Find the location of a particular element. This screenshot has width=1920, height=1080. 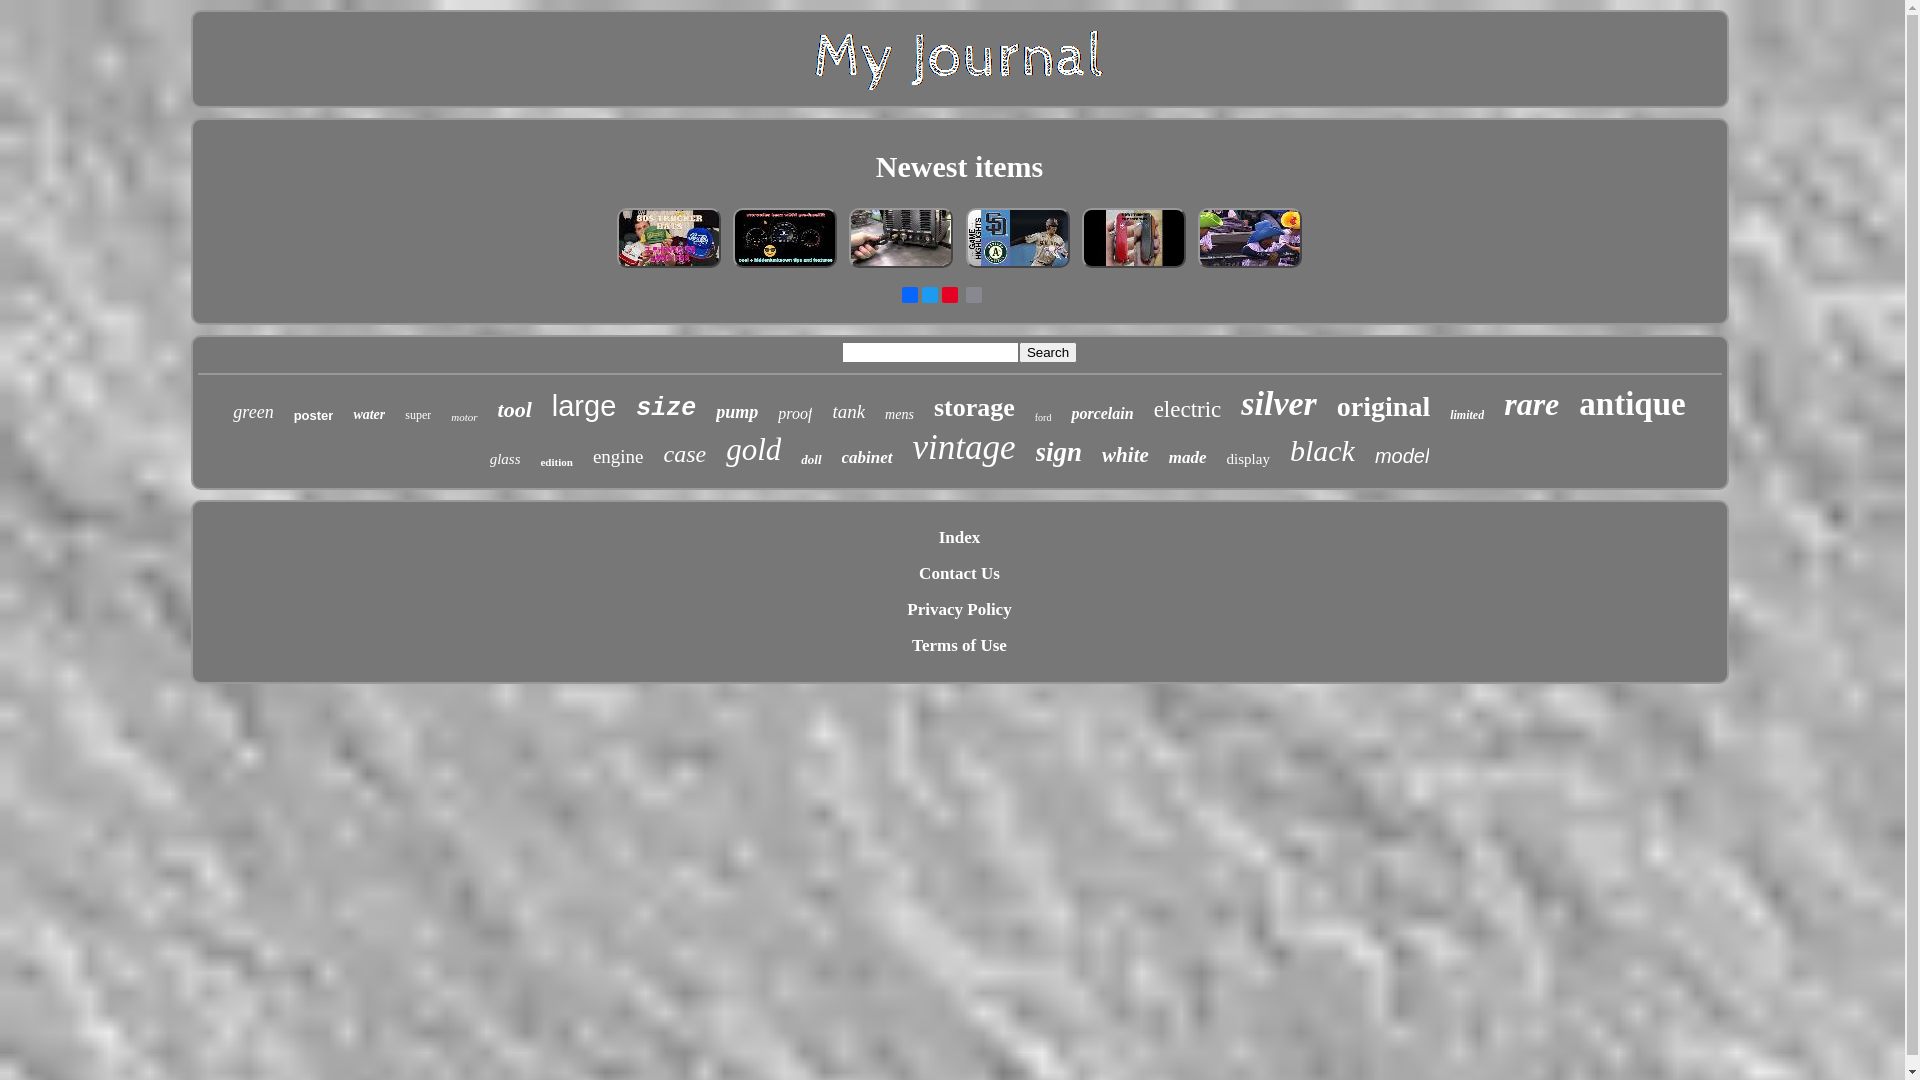

'Contact Us' is located at coordinates (958, 573).